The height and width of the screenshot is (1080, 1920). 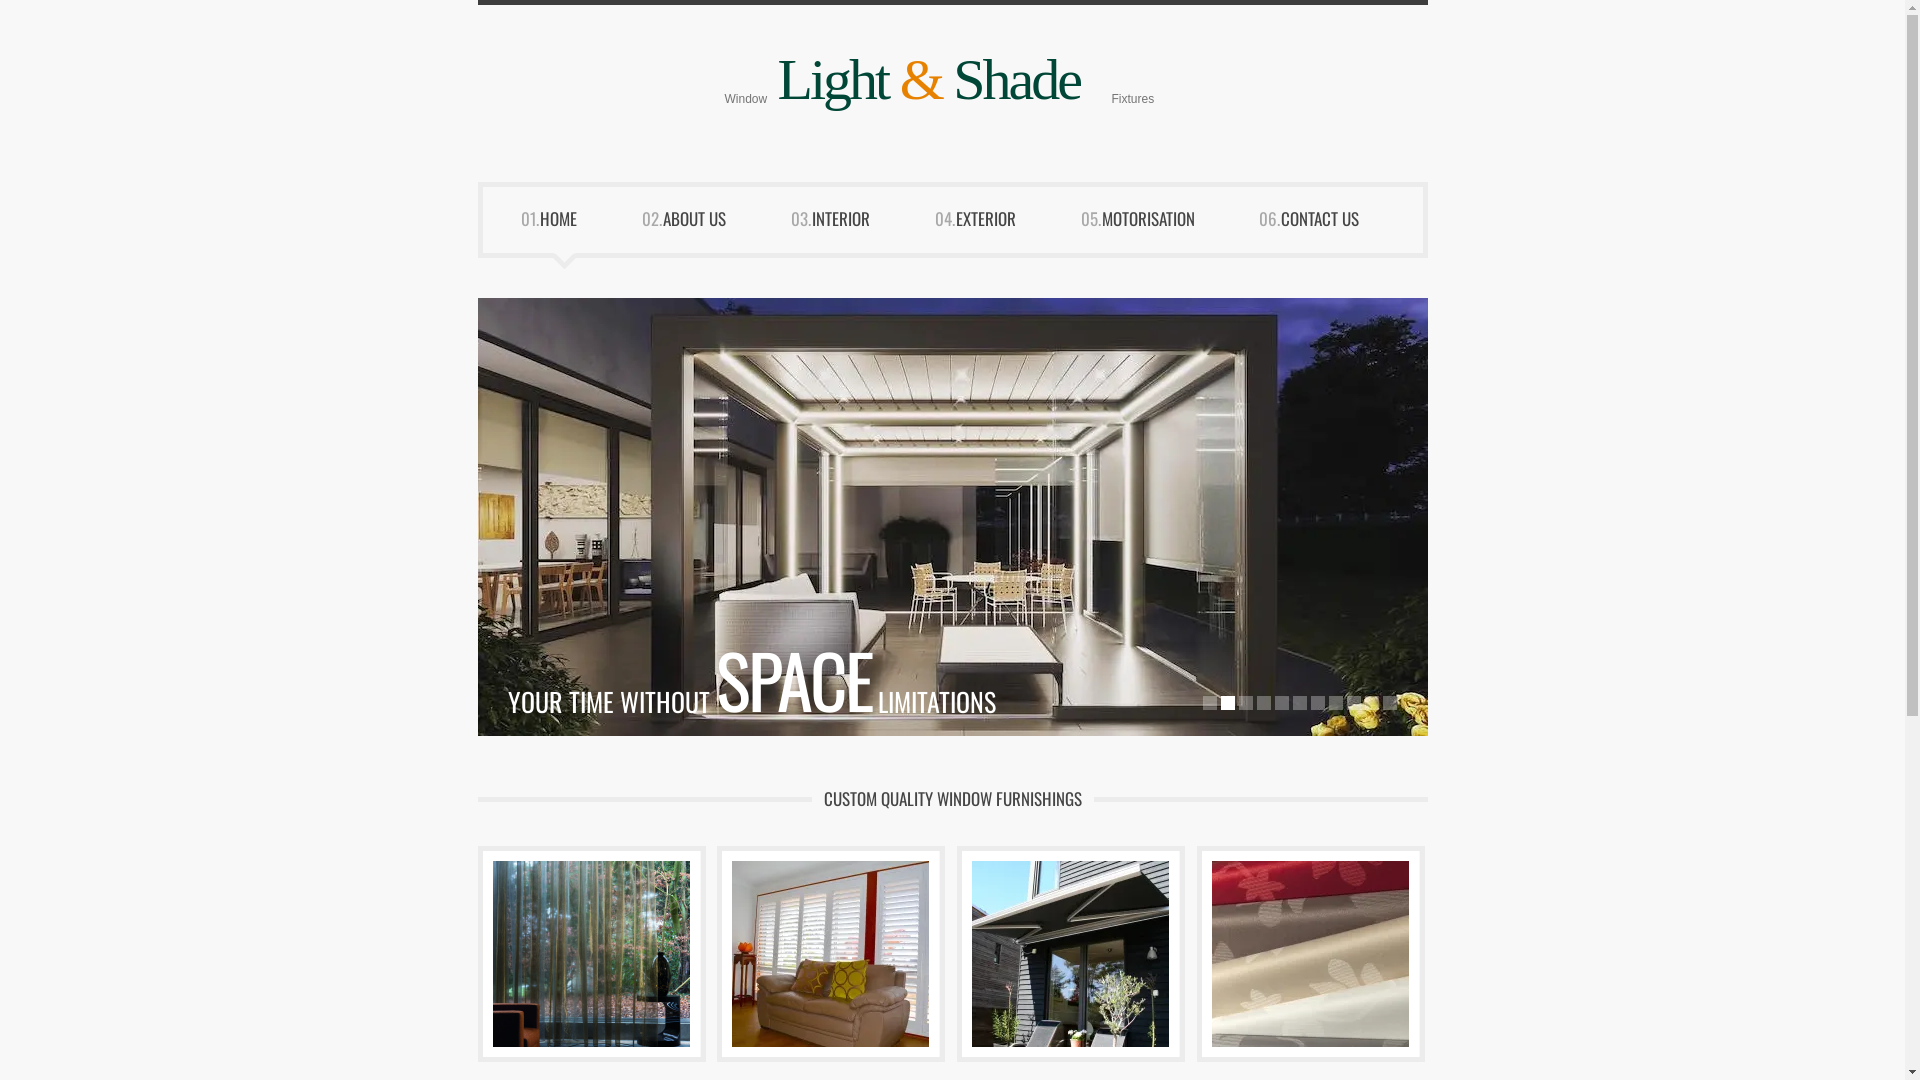 What do you see at coordinates (1299, 701) in the screenshot?
I see `'6'` at bounding box center [1299, 701].